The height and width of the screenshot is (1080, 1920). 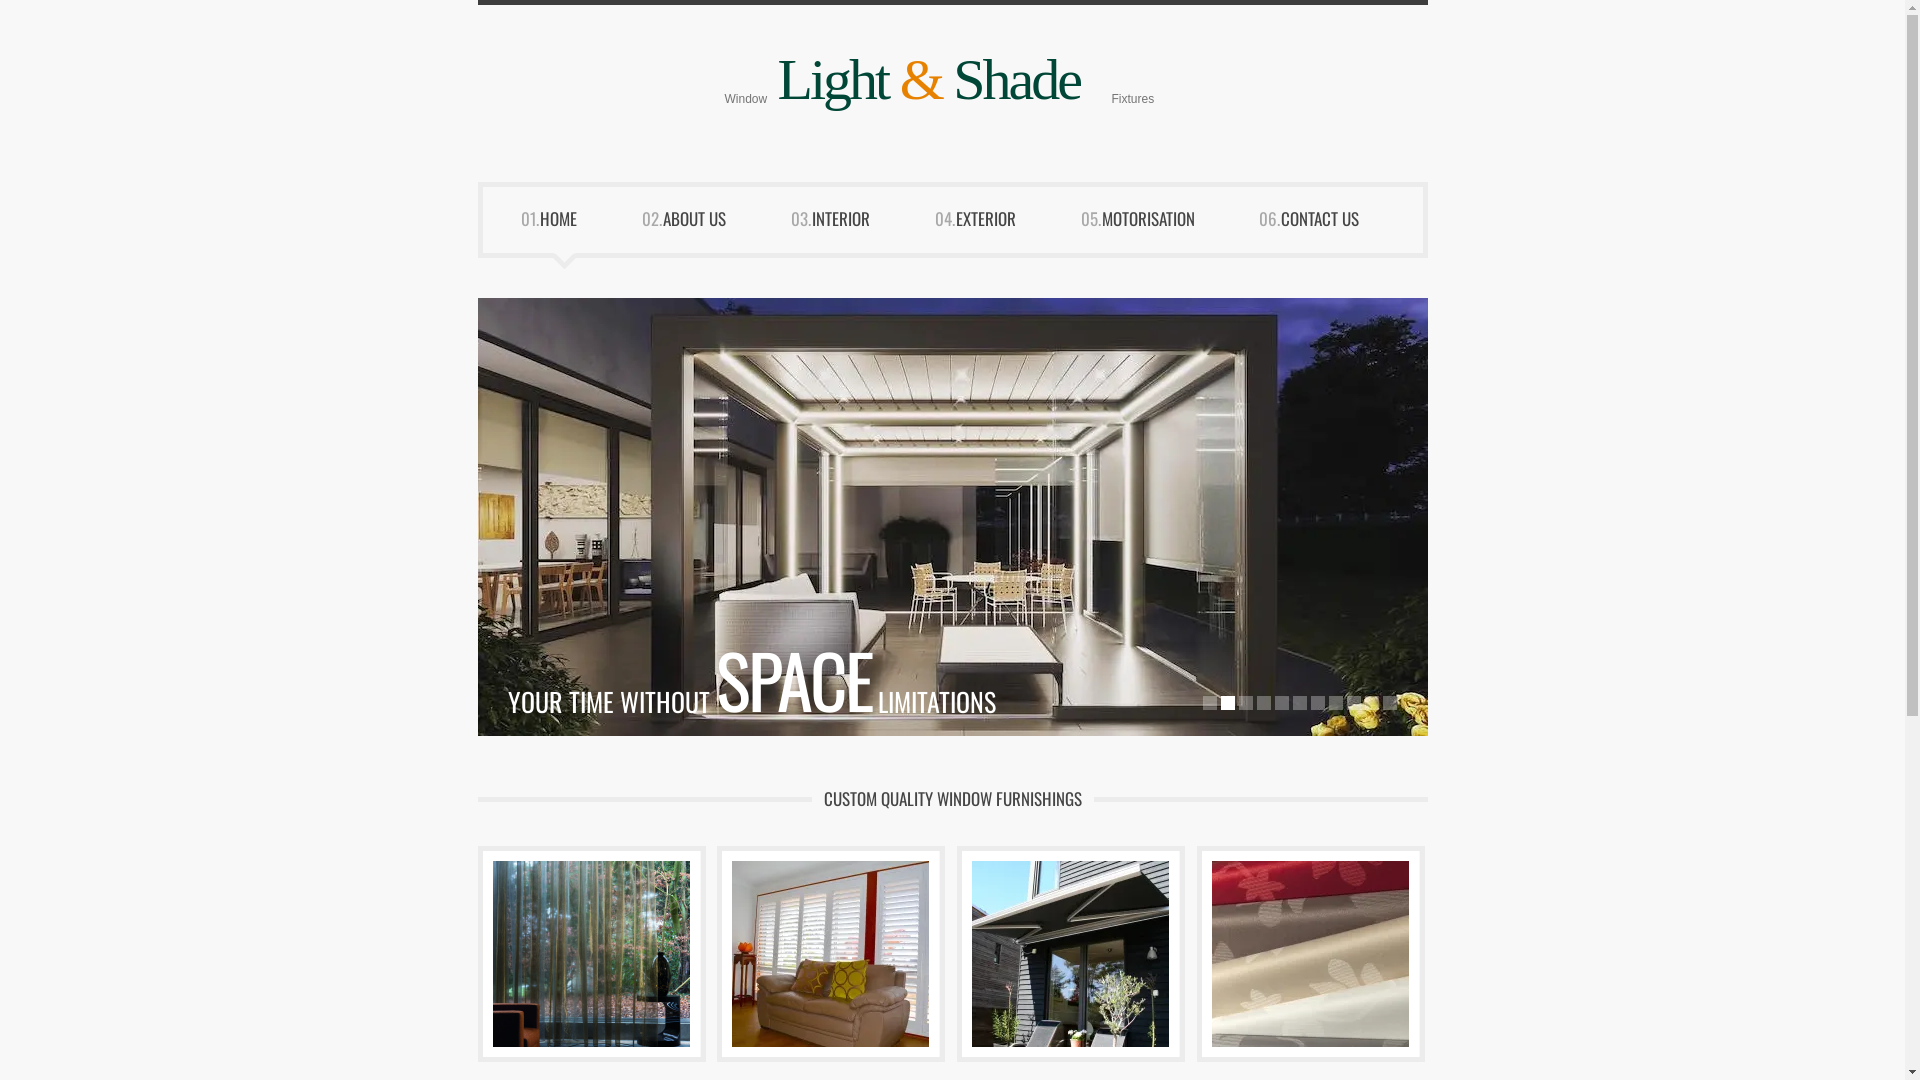 What do you see at coordinates (1299, 701) in the screenshot?
I see `'6'` at bounding box center [1299, 701].